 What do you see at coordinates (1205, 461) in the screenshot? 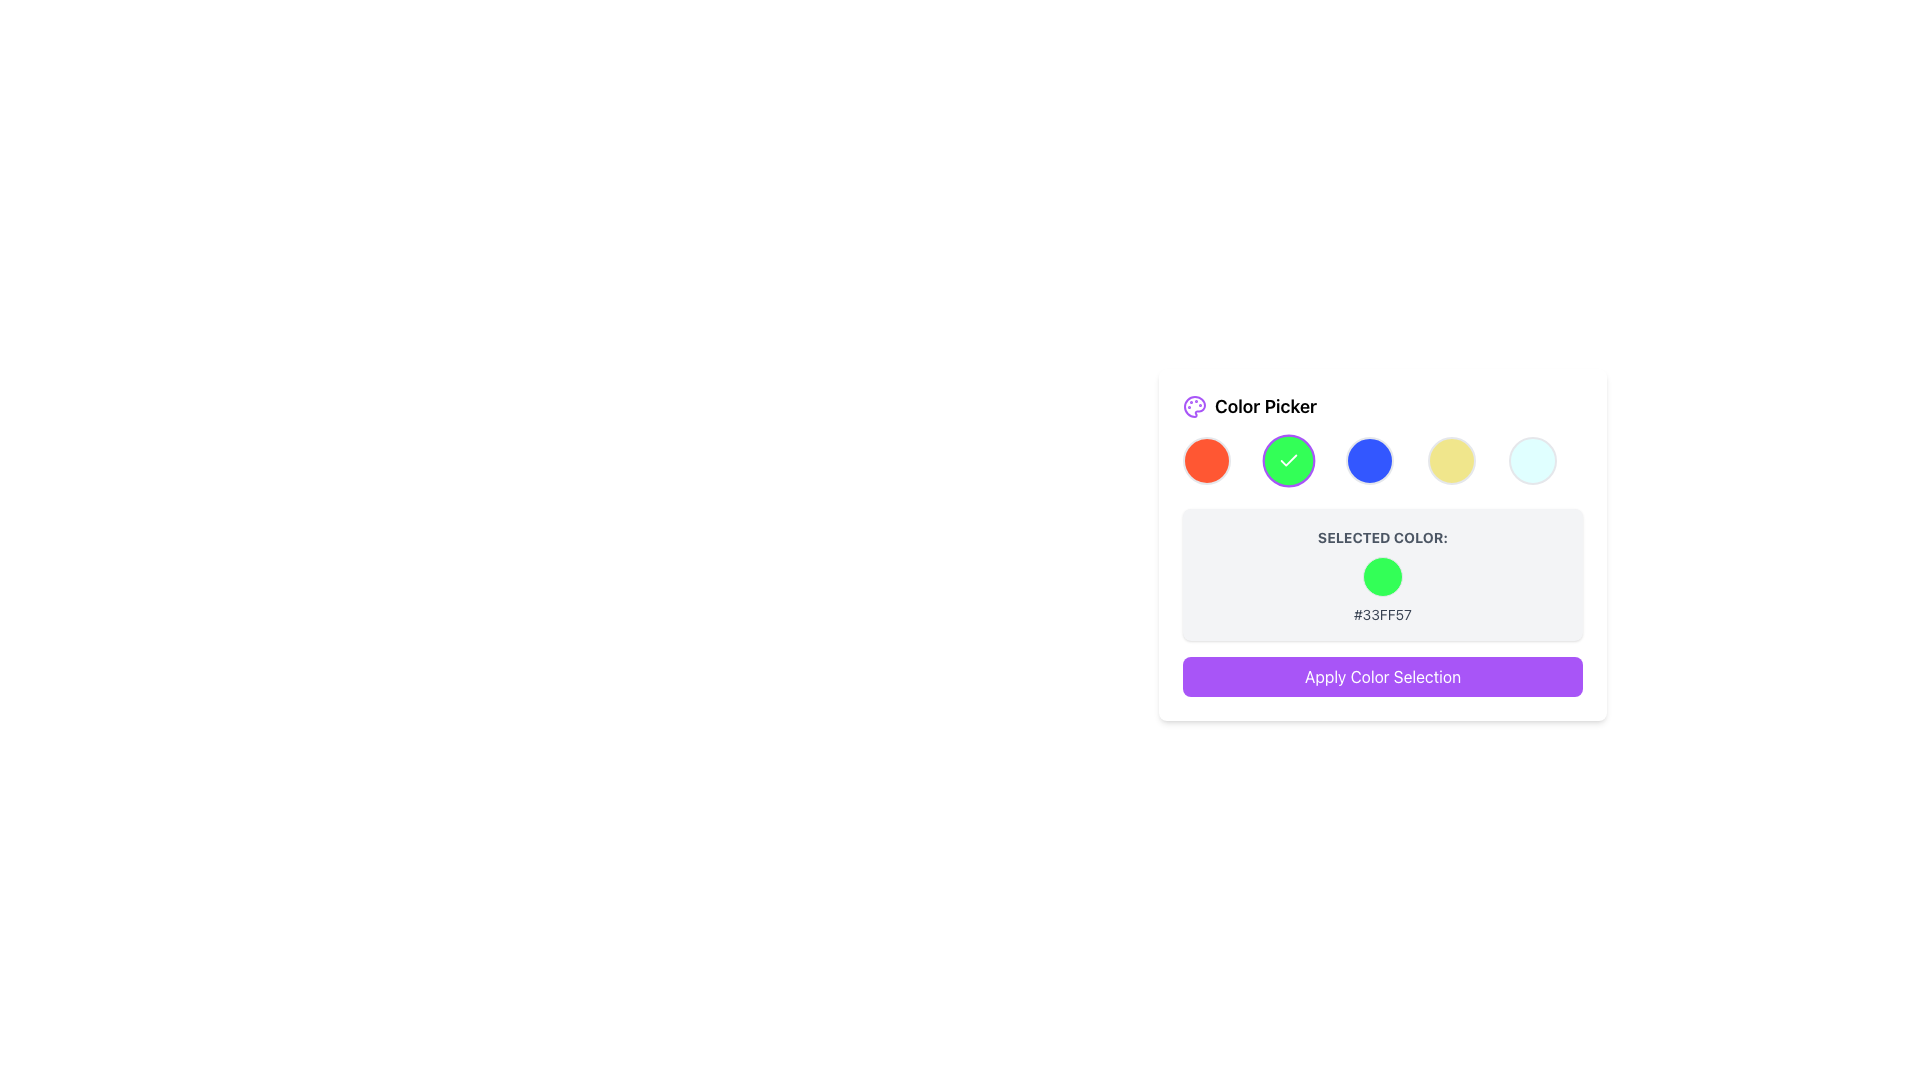
I see `the first circular color selection button located in the color picker component, which is positioned on the far-left of the group of five circular icons` at bounding box center [1205, 461].